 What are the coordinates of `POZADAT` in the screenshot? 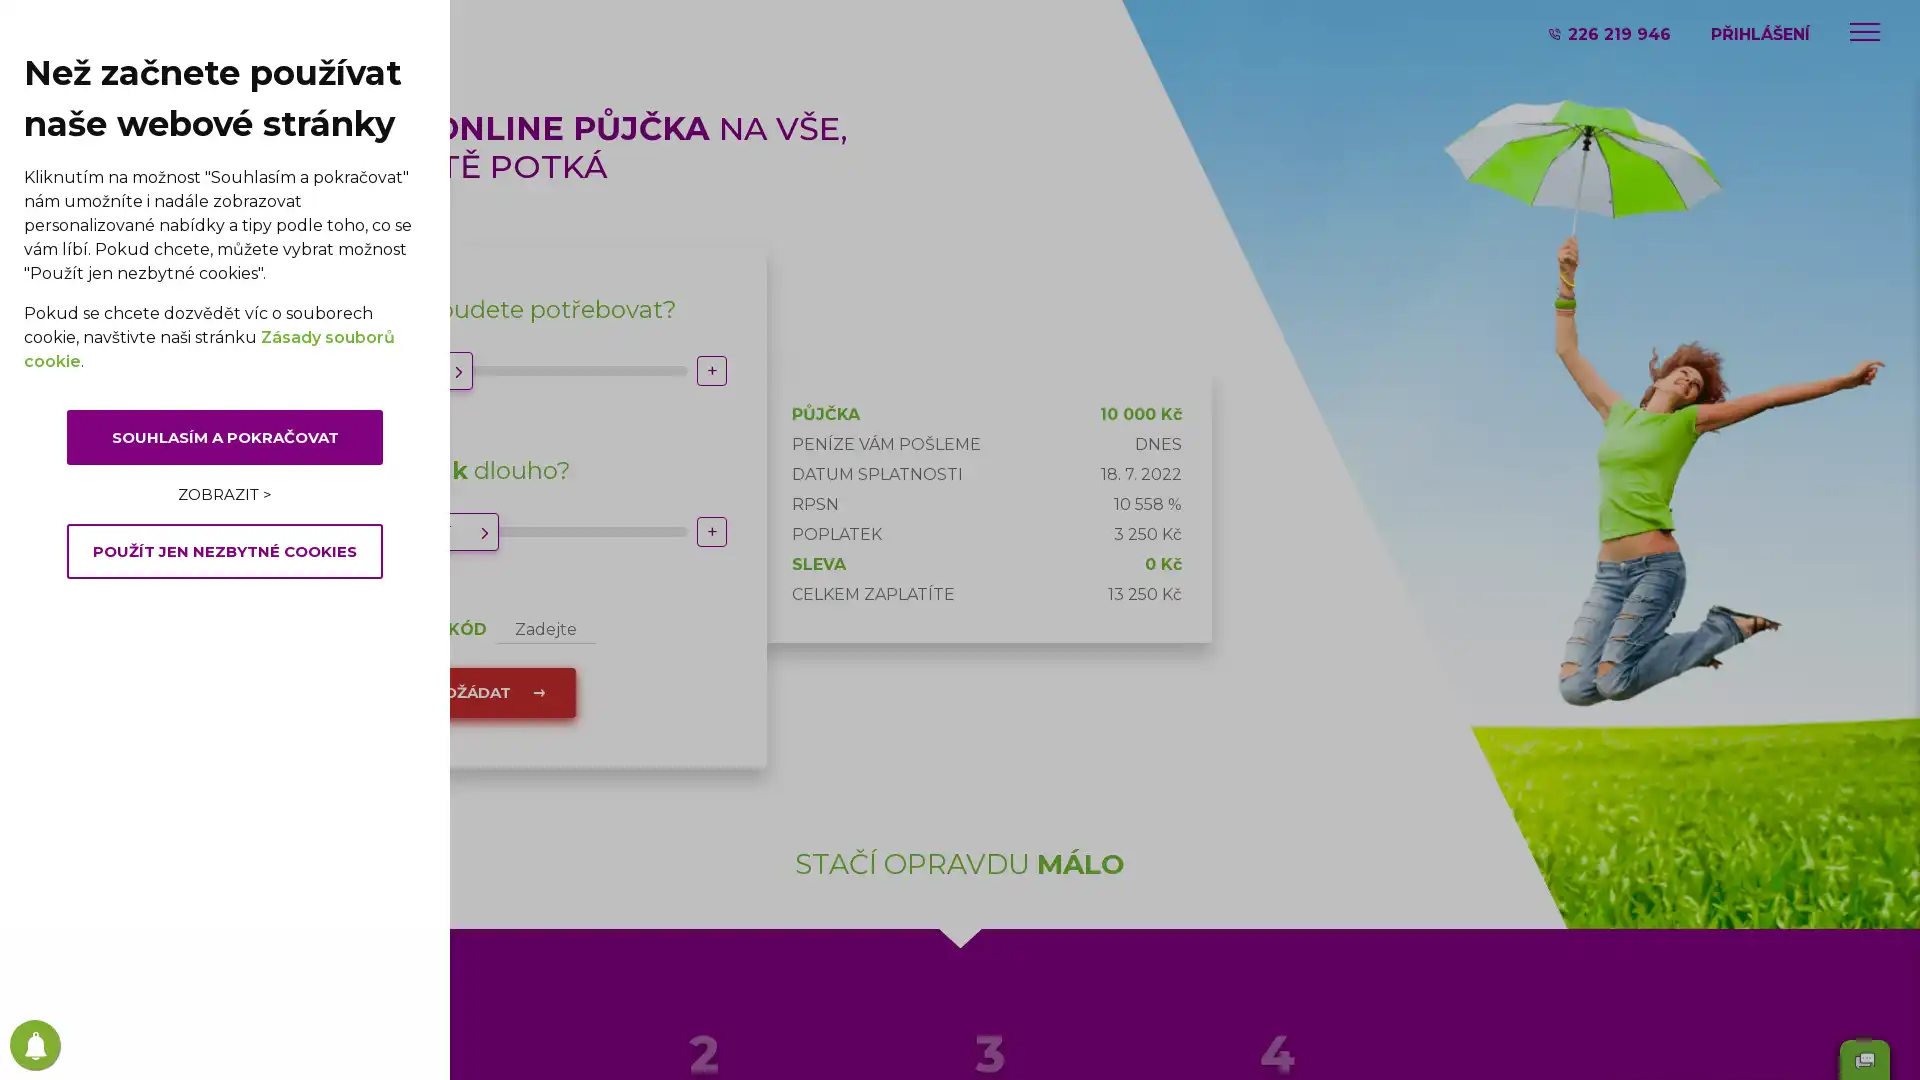 It's located at (478, 690).